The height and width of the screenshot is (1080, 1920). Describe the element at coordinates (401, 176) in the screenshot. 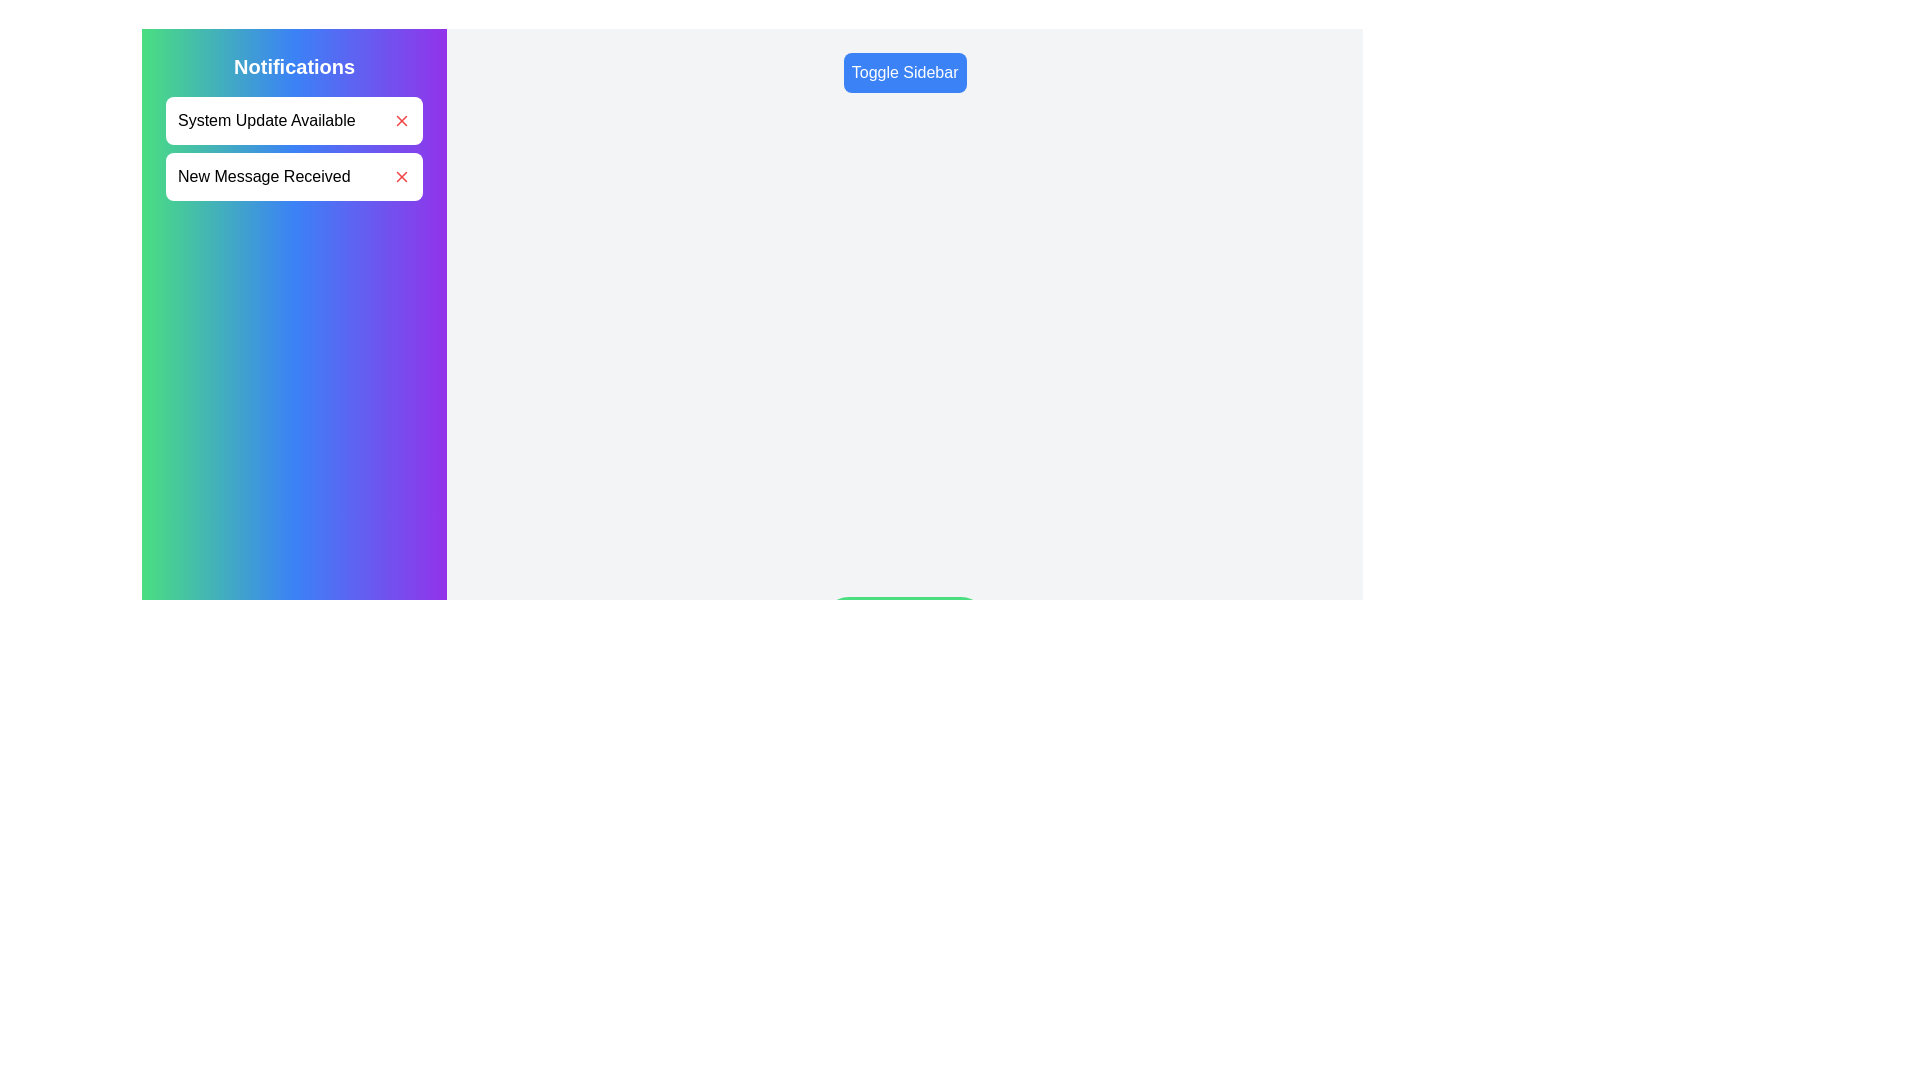

I see `the diagonal cross (X) icon located on the right side of the text within the notification item` at that location.